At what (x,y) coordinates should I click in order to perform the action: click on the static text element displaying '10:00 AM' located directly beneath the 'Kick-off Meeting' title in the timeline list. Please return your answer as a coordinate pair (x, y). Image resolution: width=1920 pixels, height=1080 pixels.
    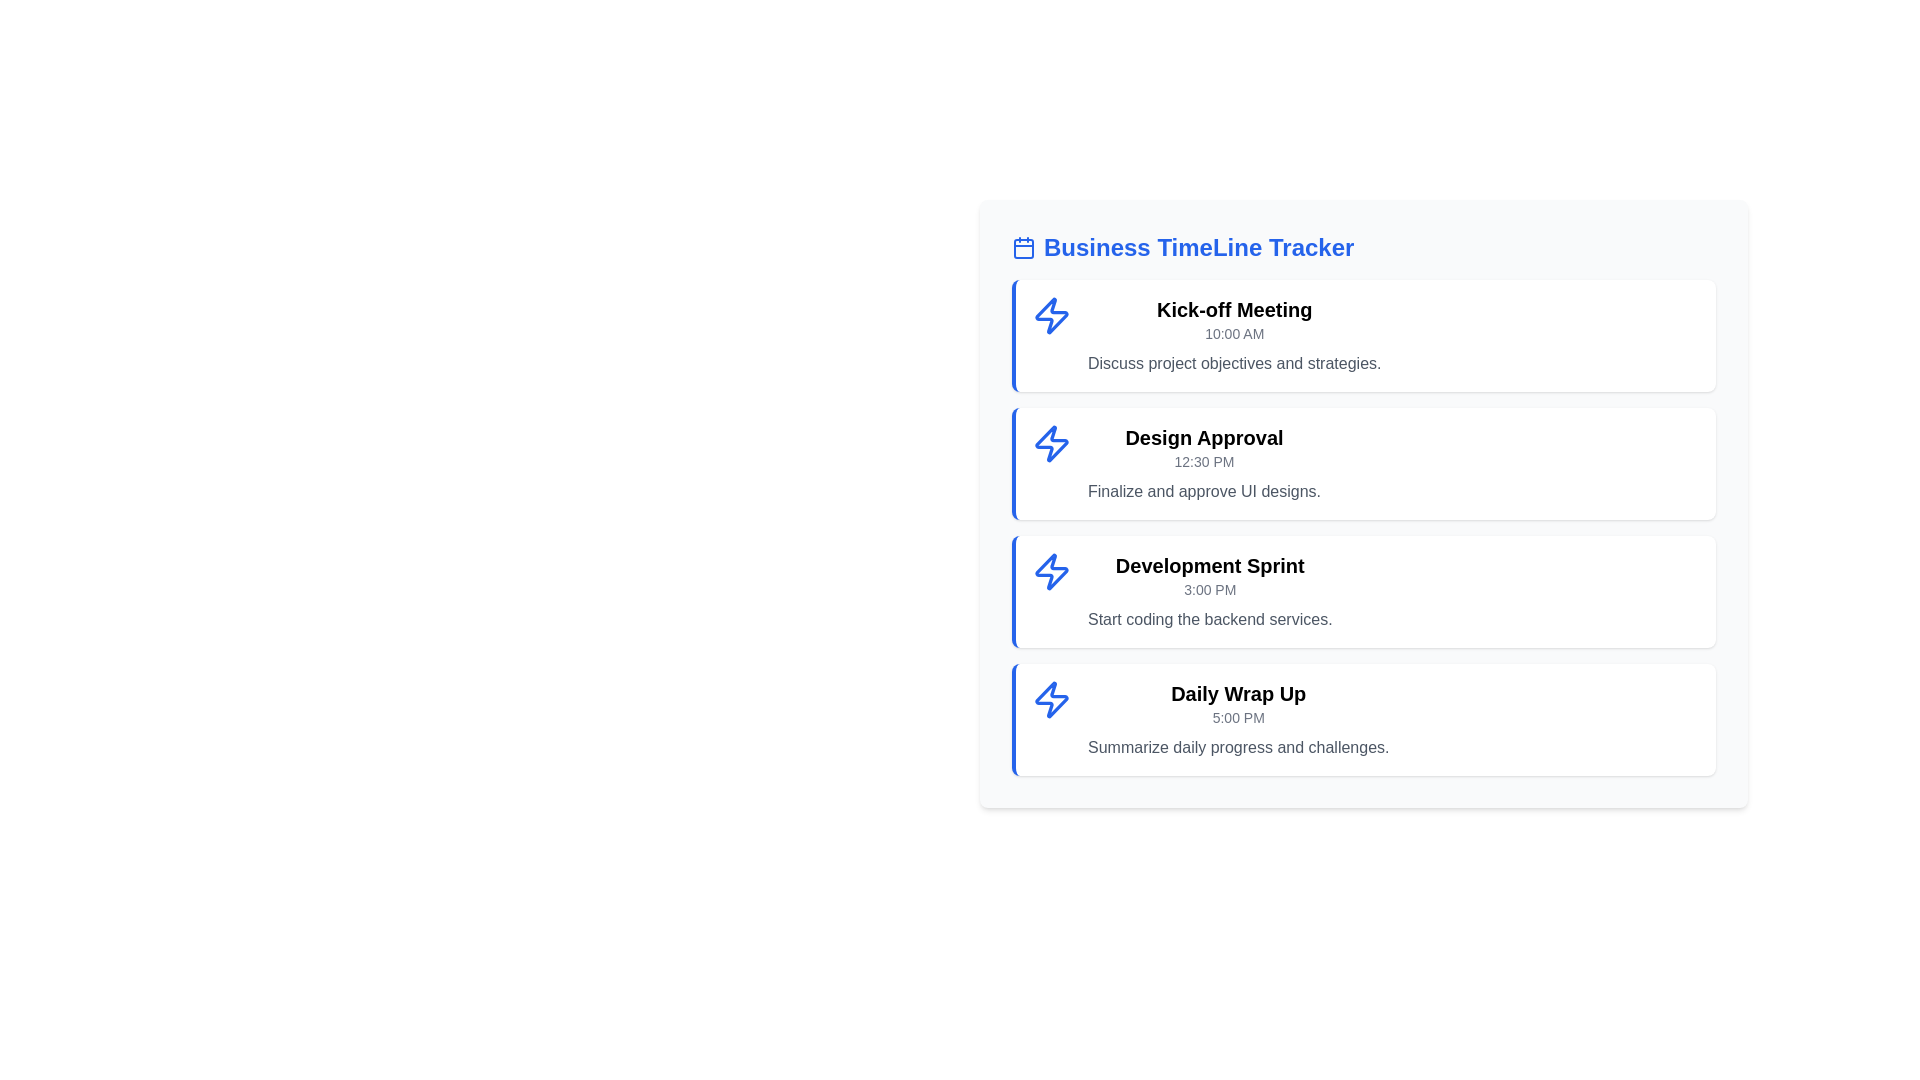
    Looking at the image, I should click on (1233, 333).